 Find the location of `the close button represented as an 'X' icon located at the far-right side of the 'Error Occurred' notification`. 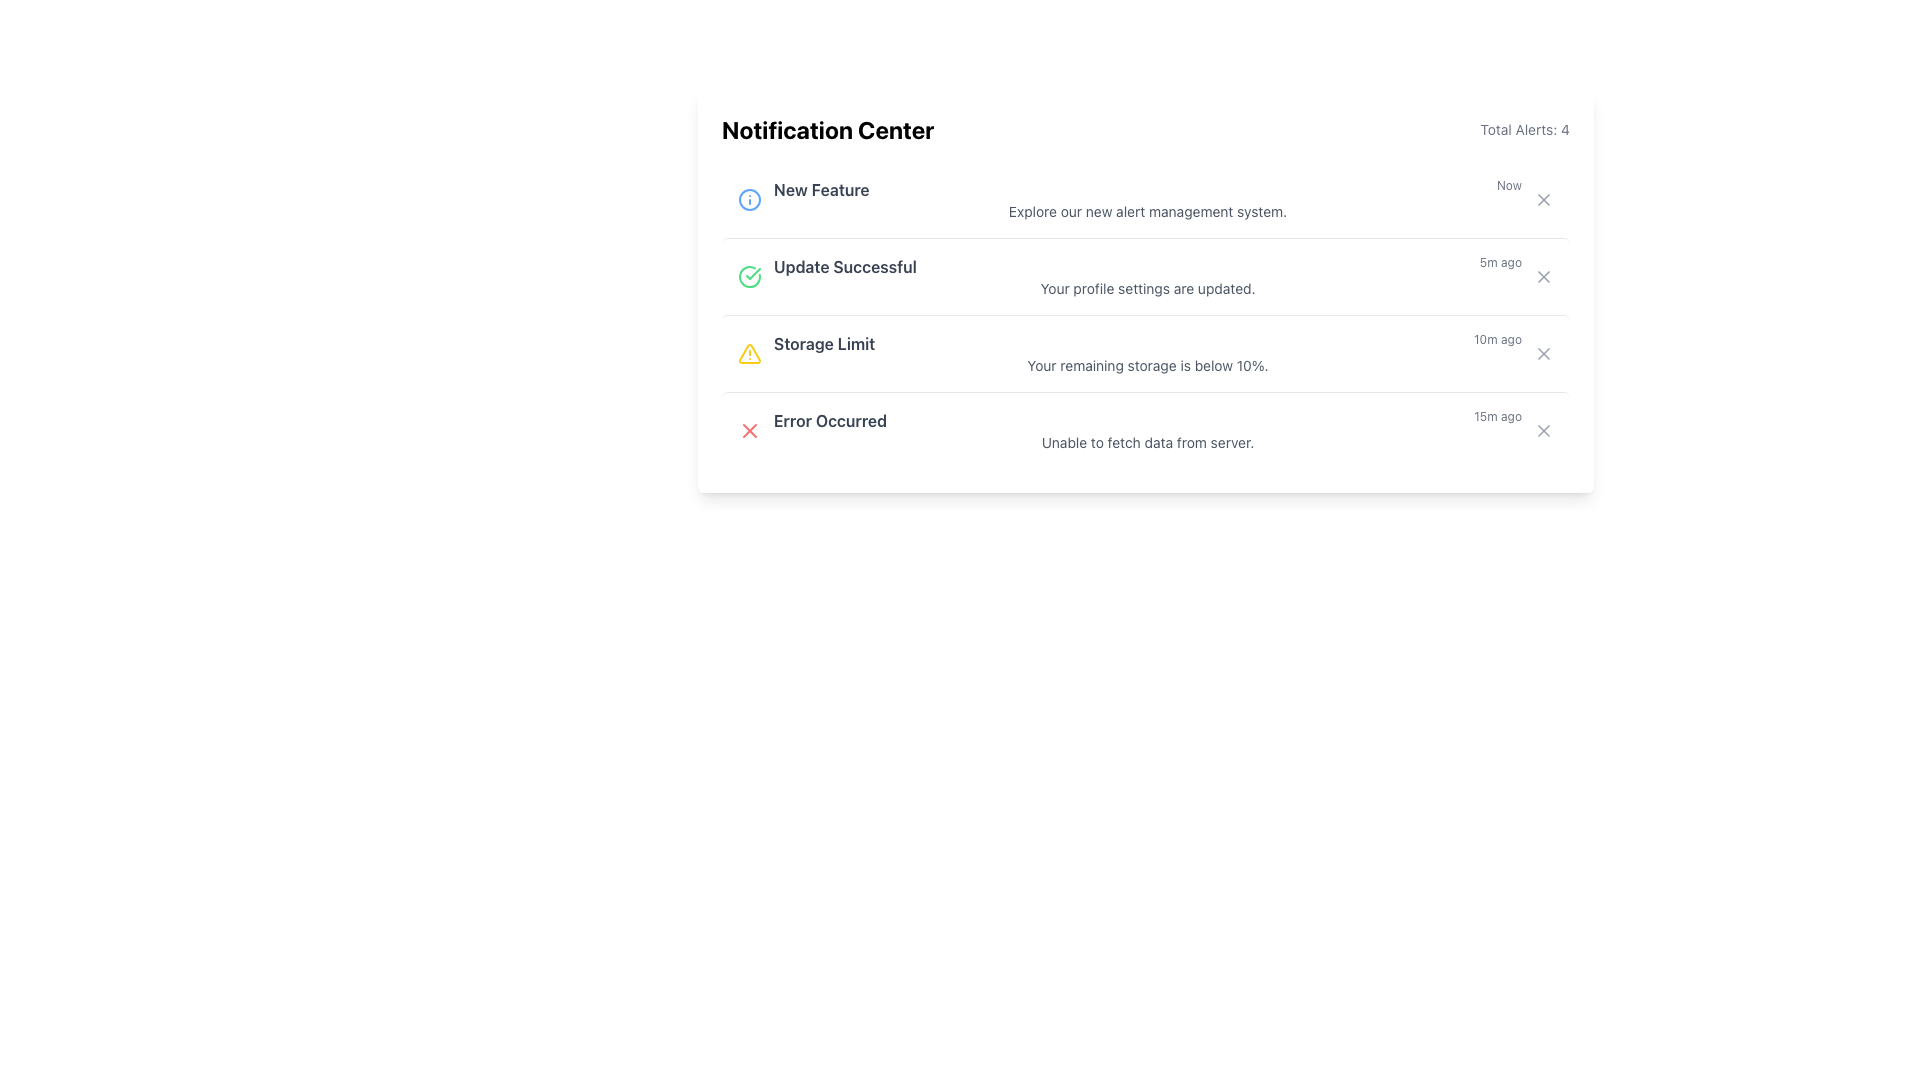

the close button represented as an 'X' icon located at the far-right side of the 'Error Occurred' notification is located at coordinates (748, 430).